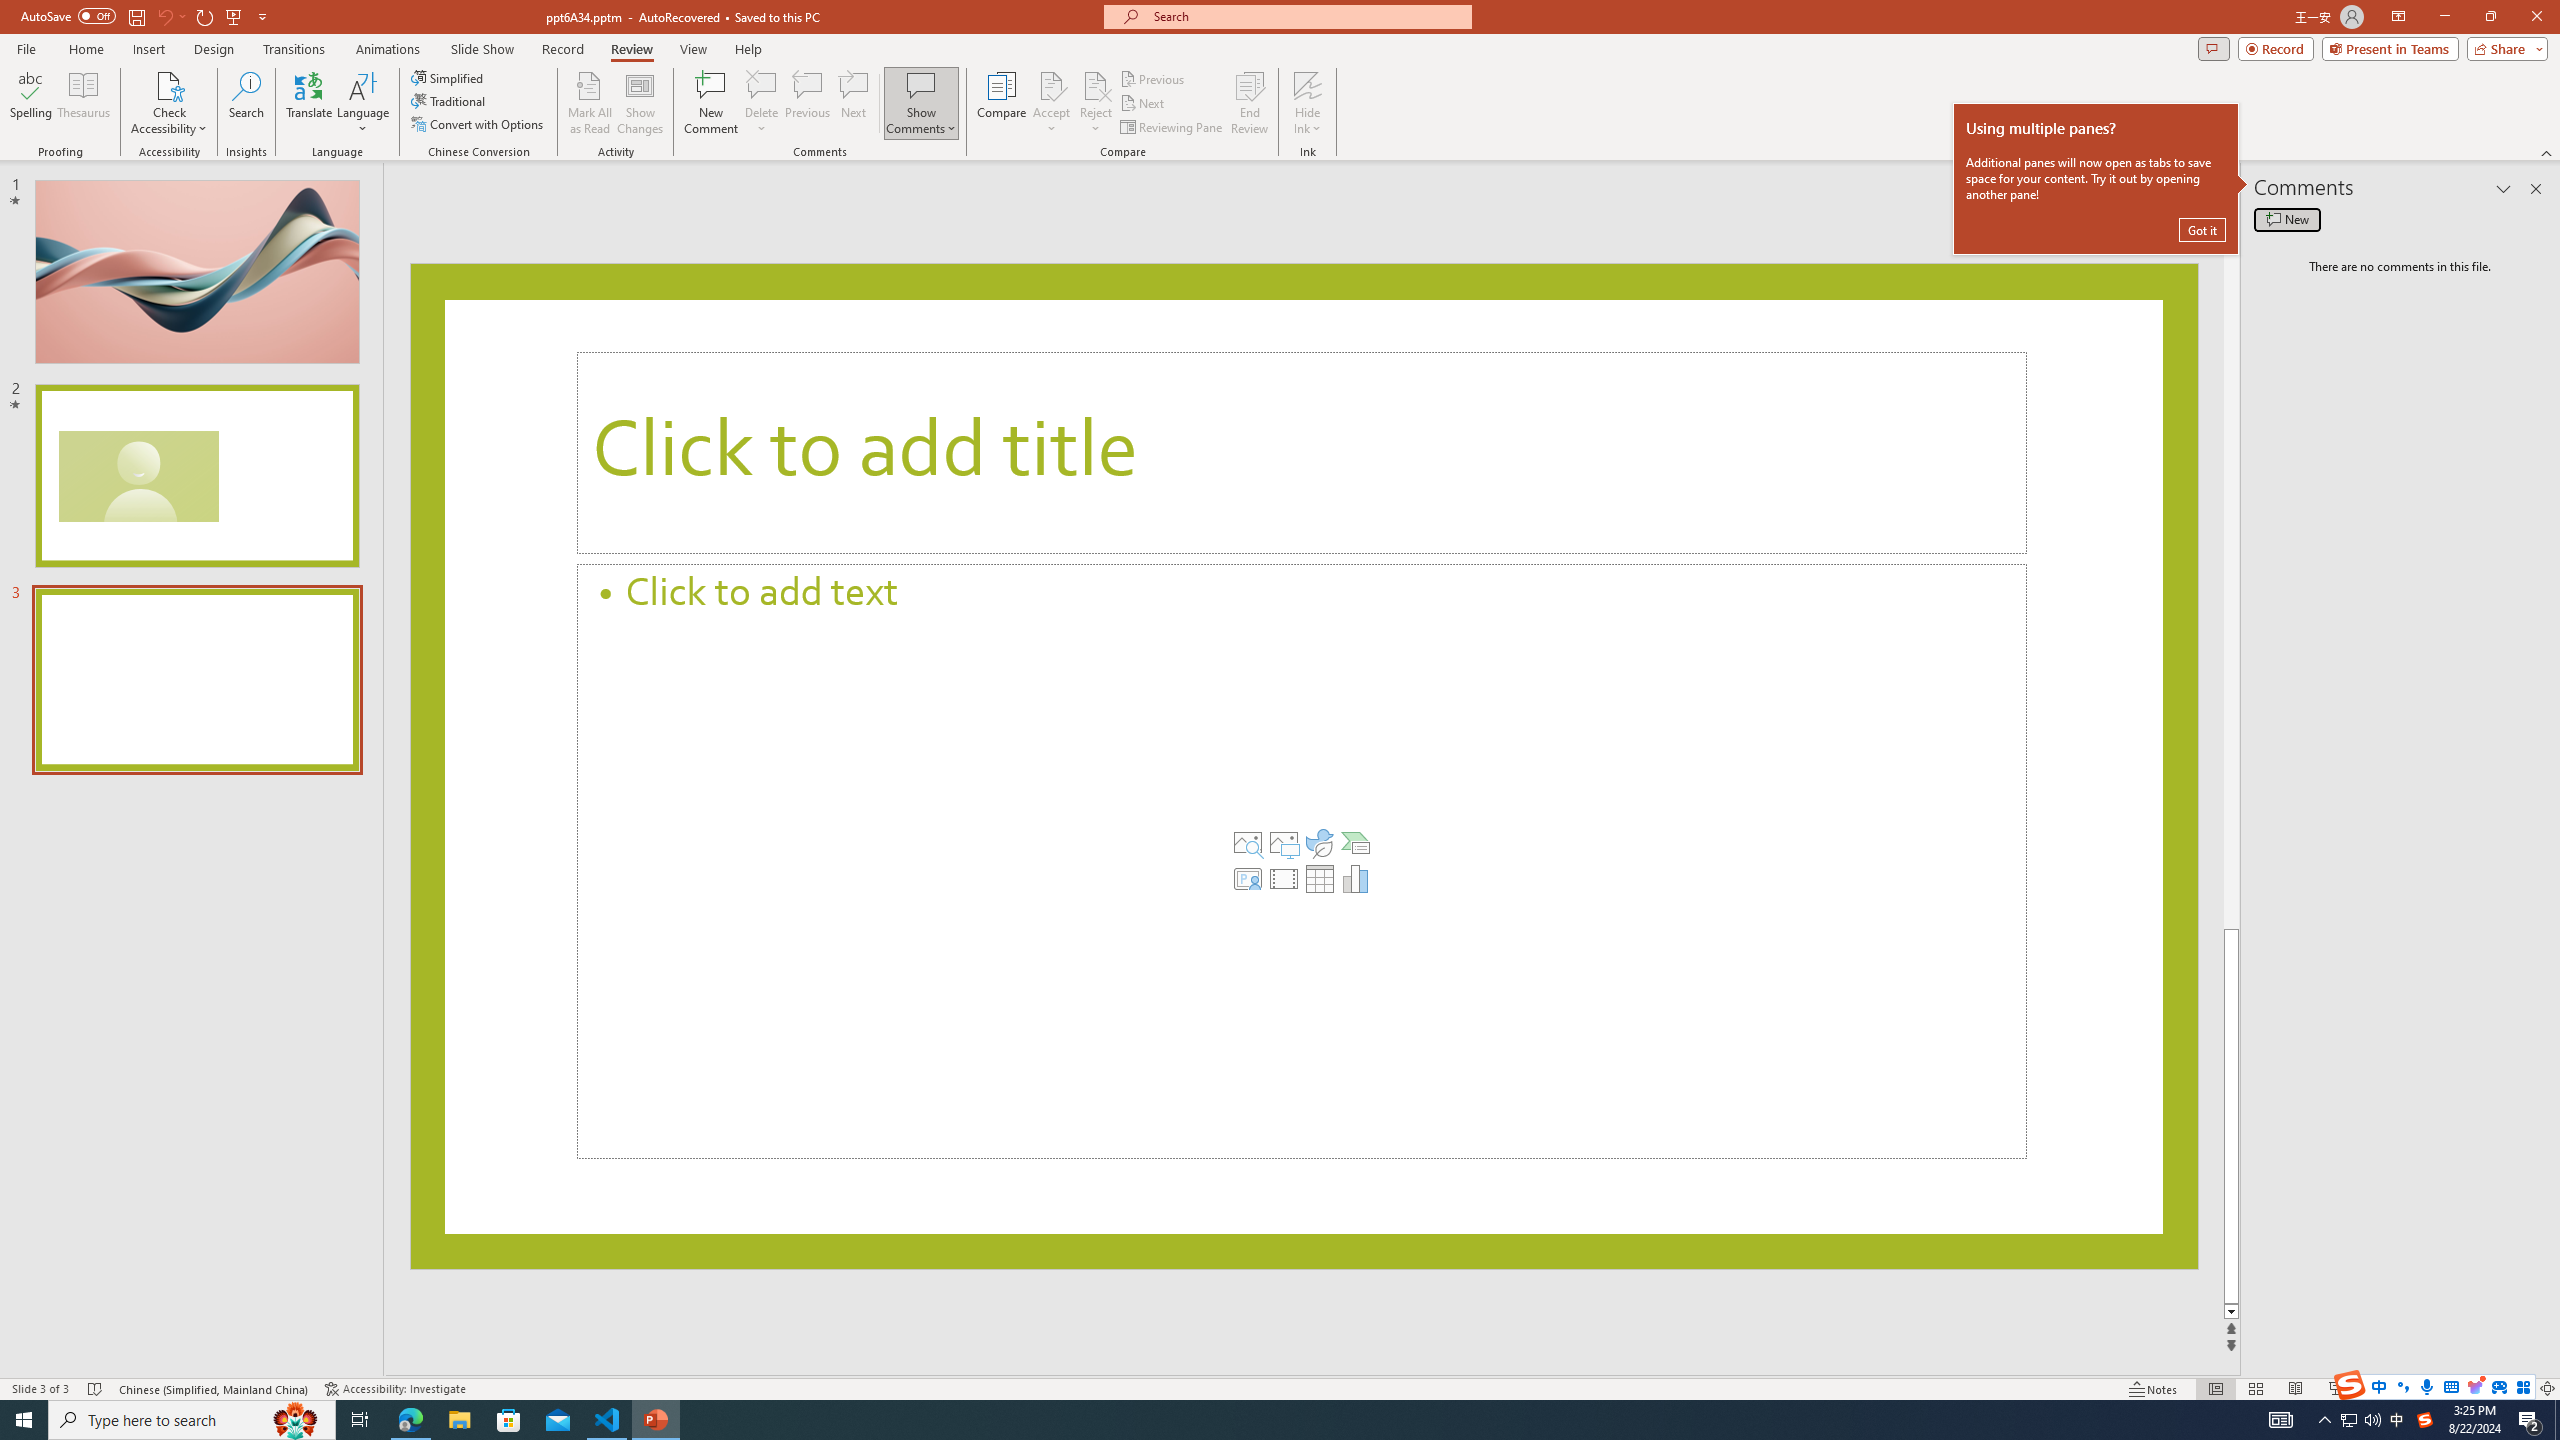  What do you see at coordinates (1094, 84) in the screenshot?
I see `'Reject Change'` at bounding box center [1094, 84].